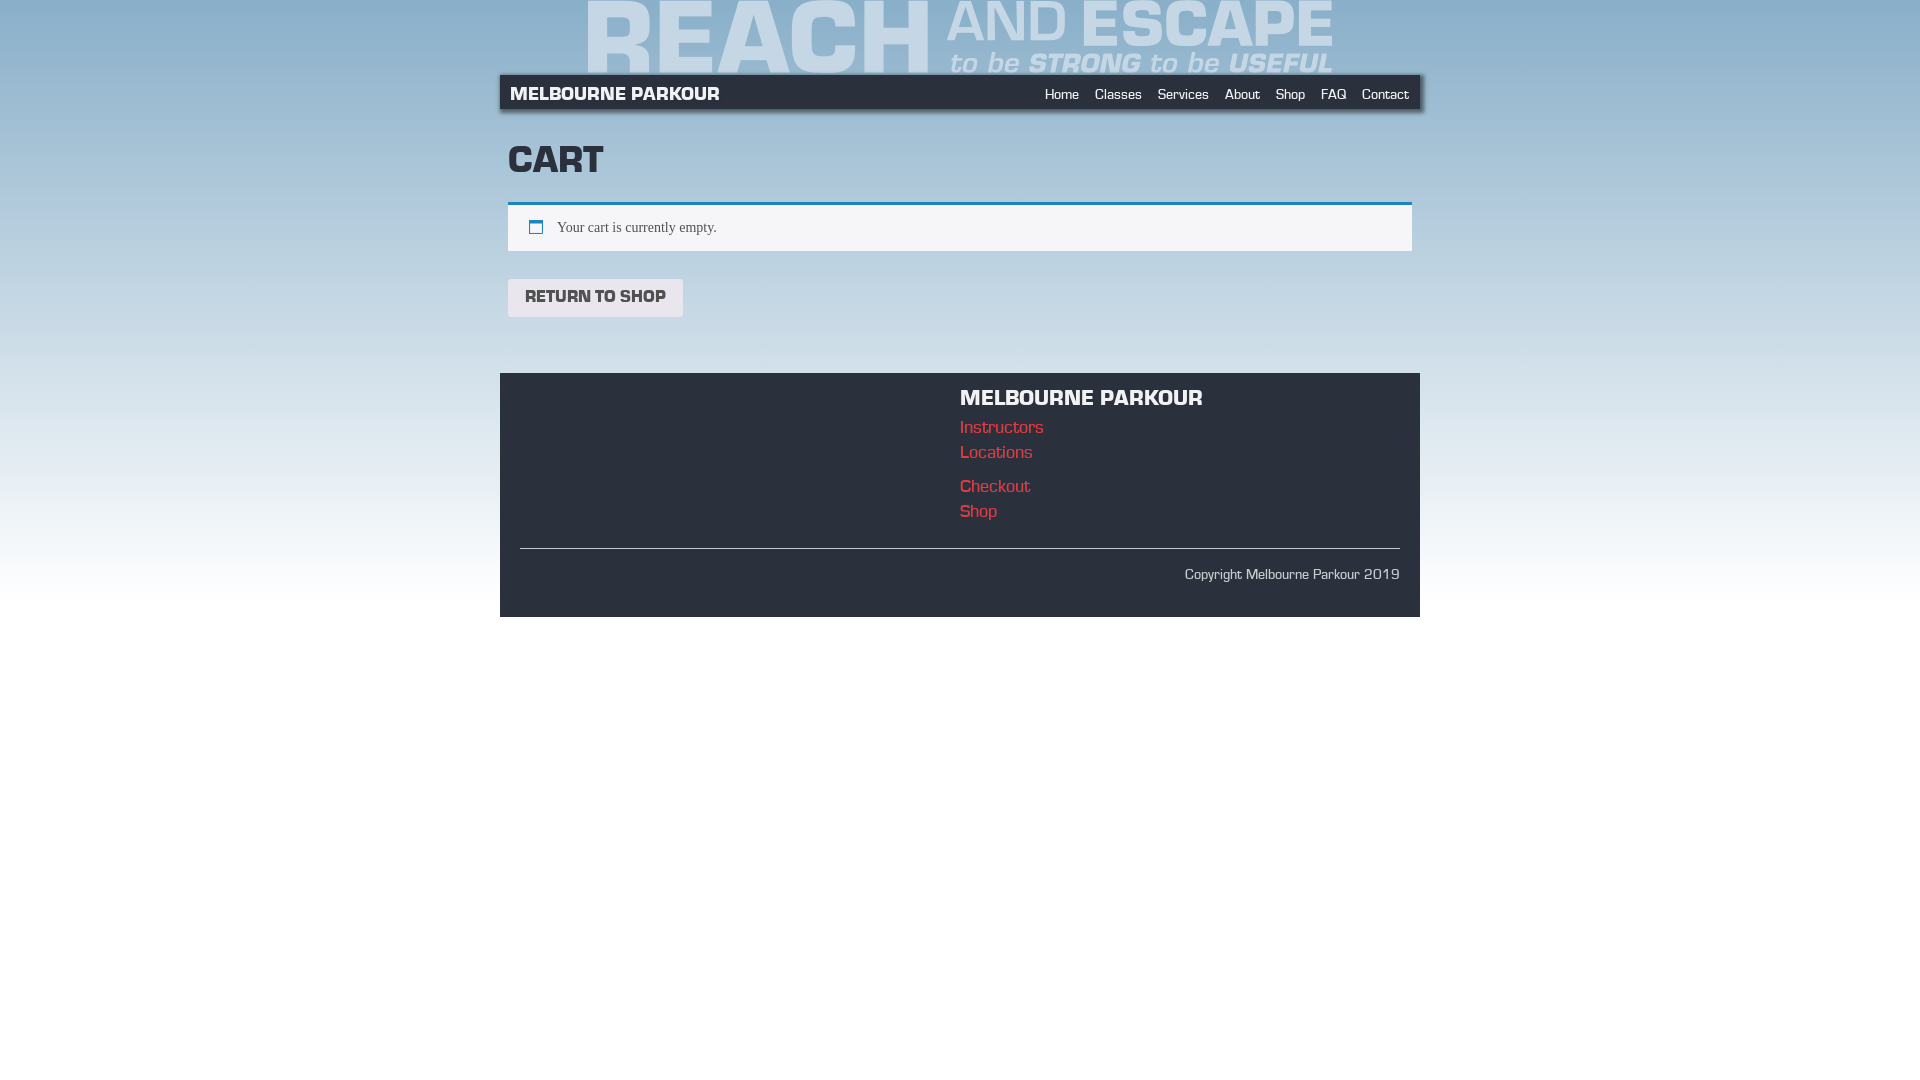 The image size is (1920, 1080). Describe the element at coordinates (594, 297) in the screenshot. I see `'RETURN TO SHOP'` at that location.